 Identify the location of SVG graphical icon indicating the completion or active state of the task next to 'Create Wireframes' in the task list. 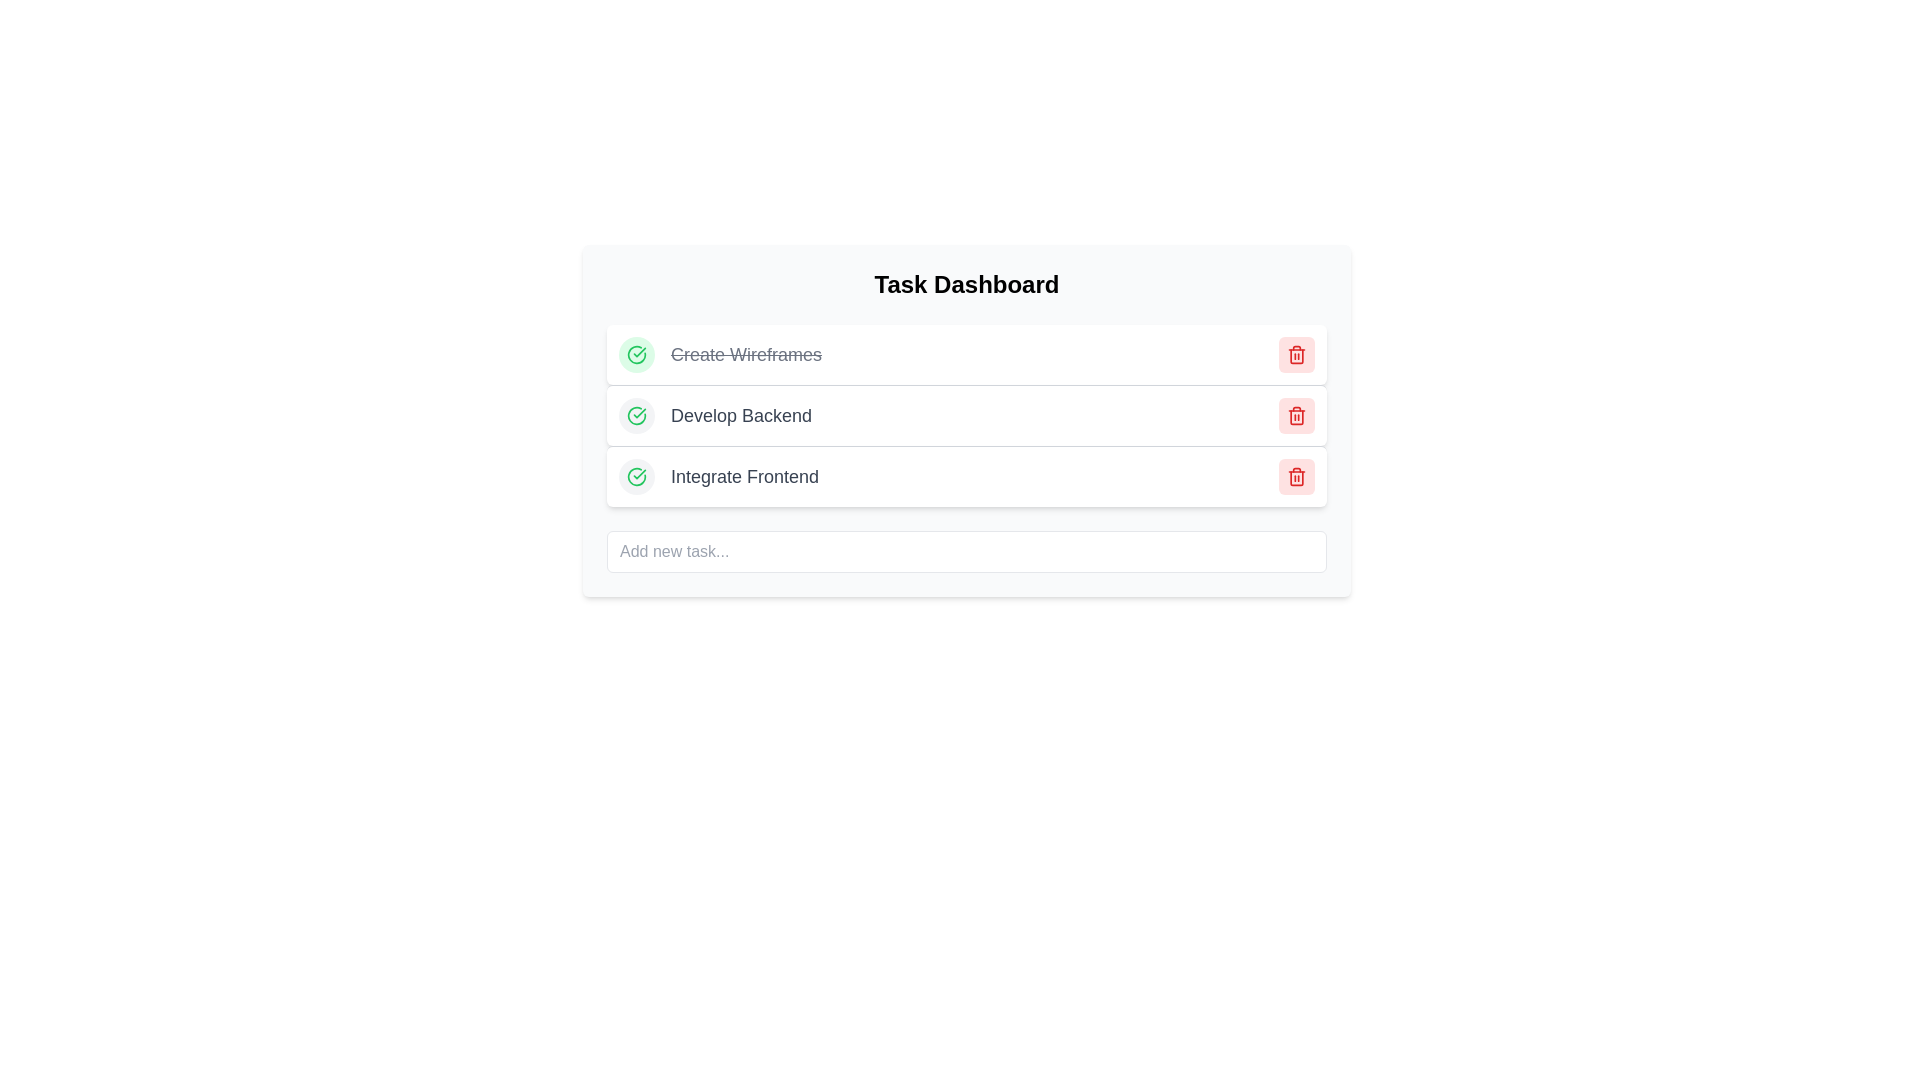
(636, 353).